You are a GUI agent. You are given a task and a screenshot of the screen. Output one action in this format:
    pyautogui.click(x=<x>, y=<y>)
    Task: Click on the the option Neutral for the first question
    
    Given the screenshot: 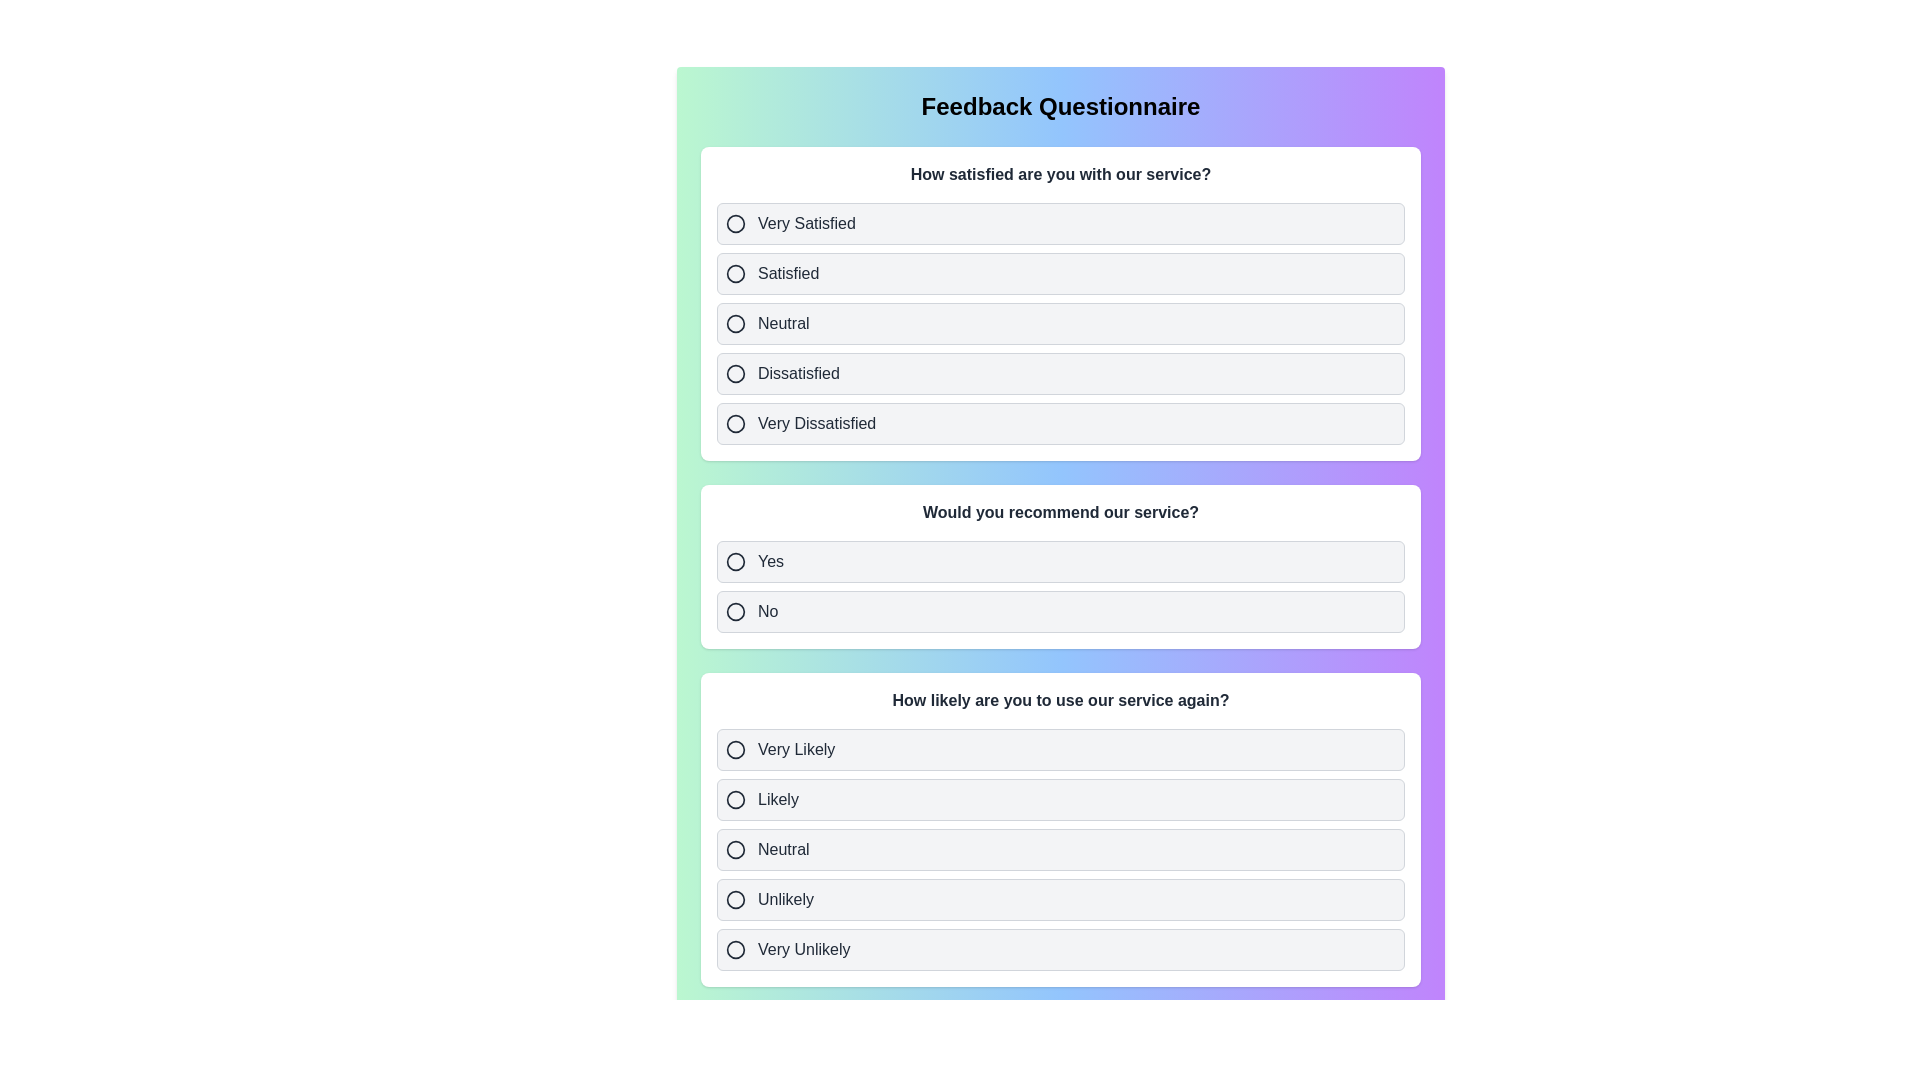 What is the action you would take?
    pyautogui.click(x=1059, y=323)
    